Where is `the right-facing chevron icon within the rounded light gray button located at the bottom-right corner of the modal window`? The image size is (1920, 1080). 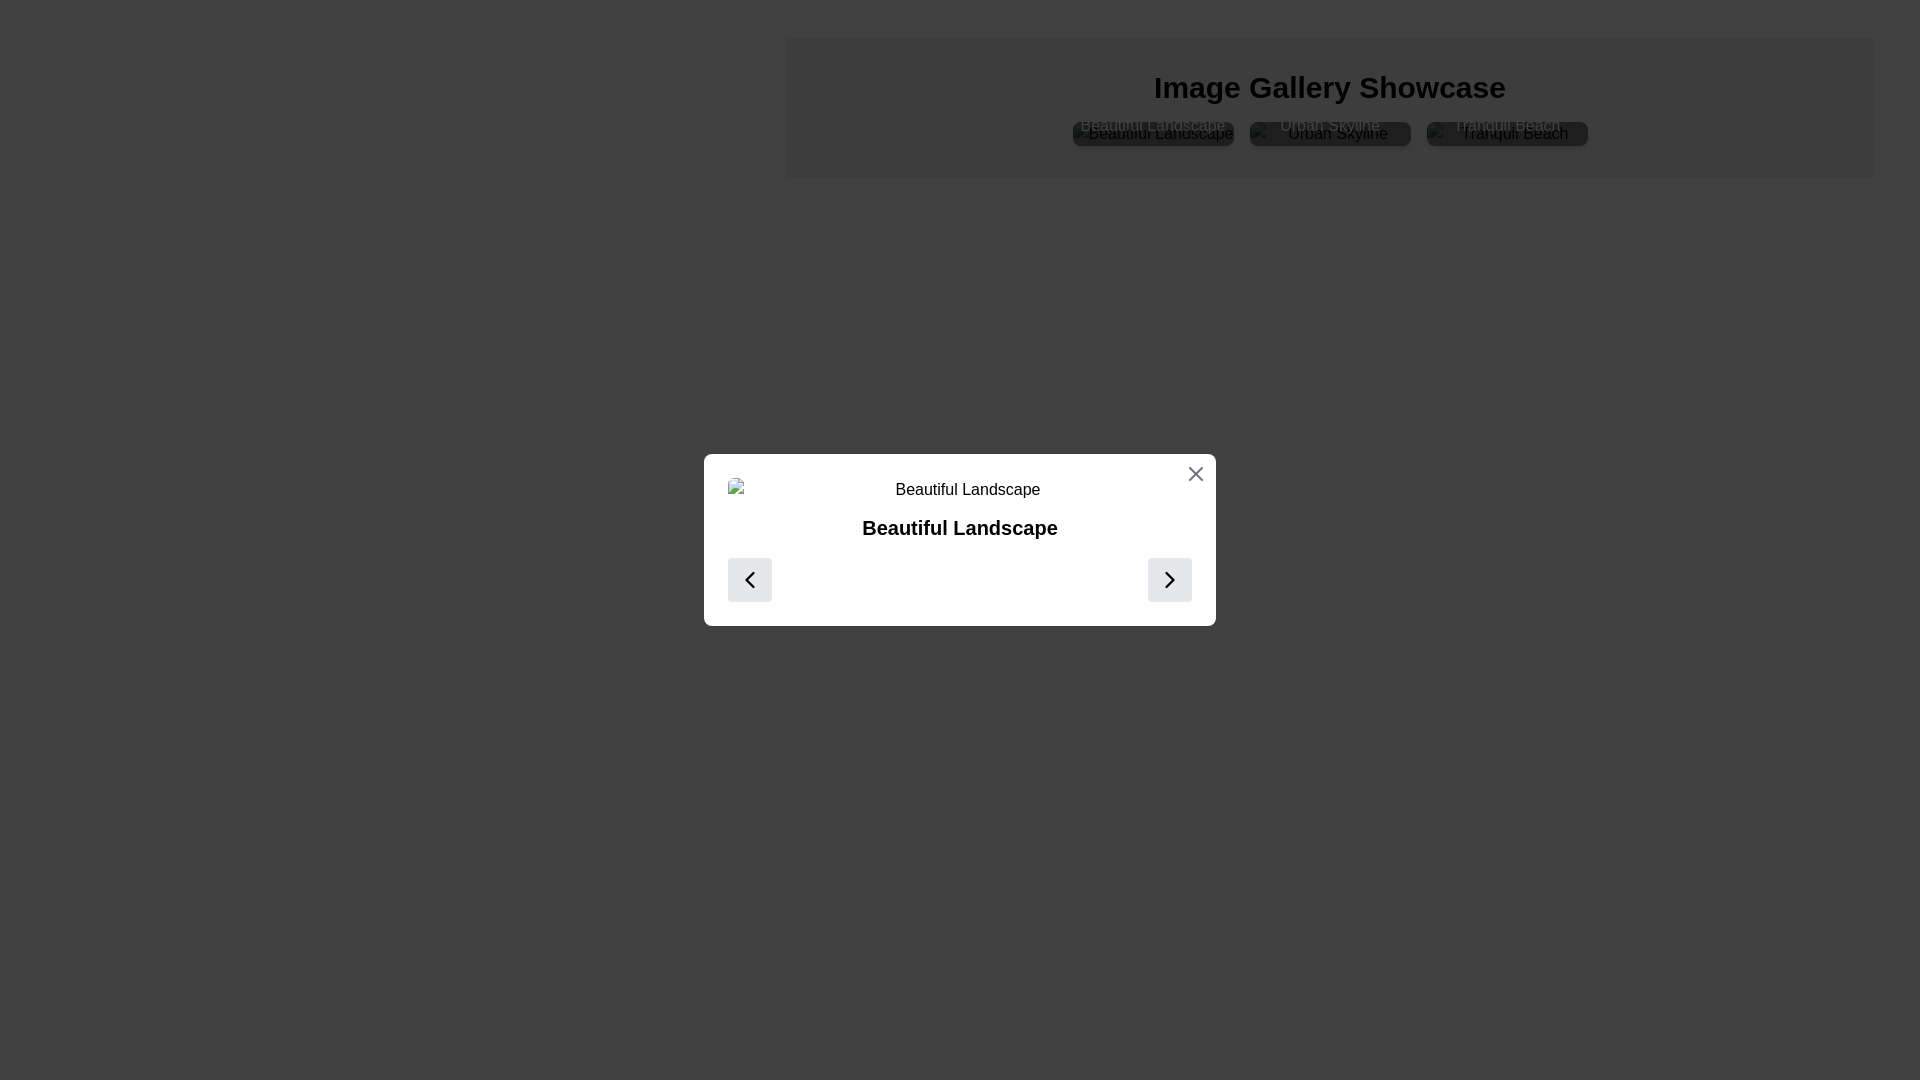
the right-facing chevron icon within the rounded light gray button located at the bottom-right corner of the modal window is located at coordinates (1170, 579).